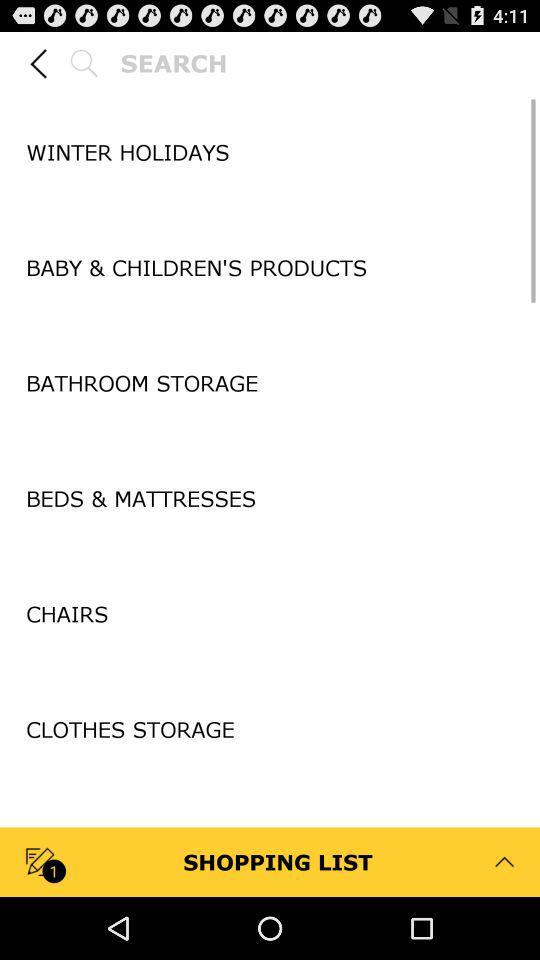 The height and width of the screenshot is (960, 540). What do you see at coordinates (270, 266) in the screenshot?
I see `baby children s` at bounding box center [270, 266].